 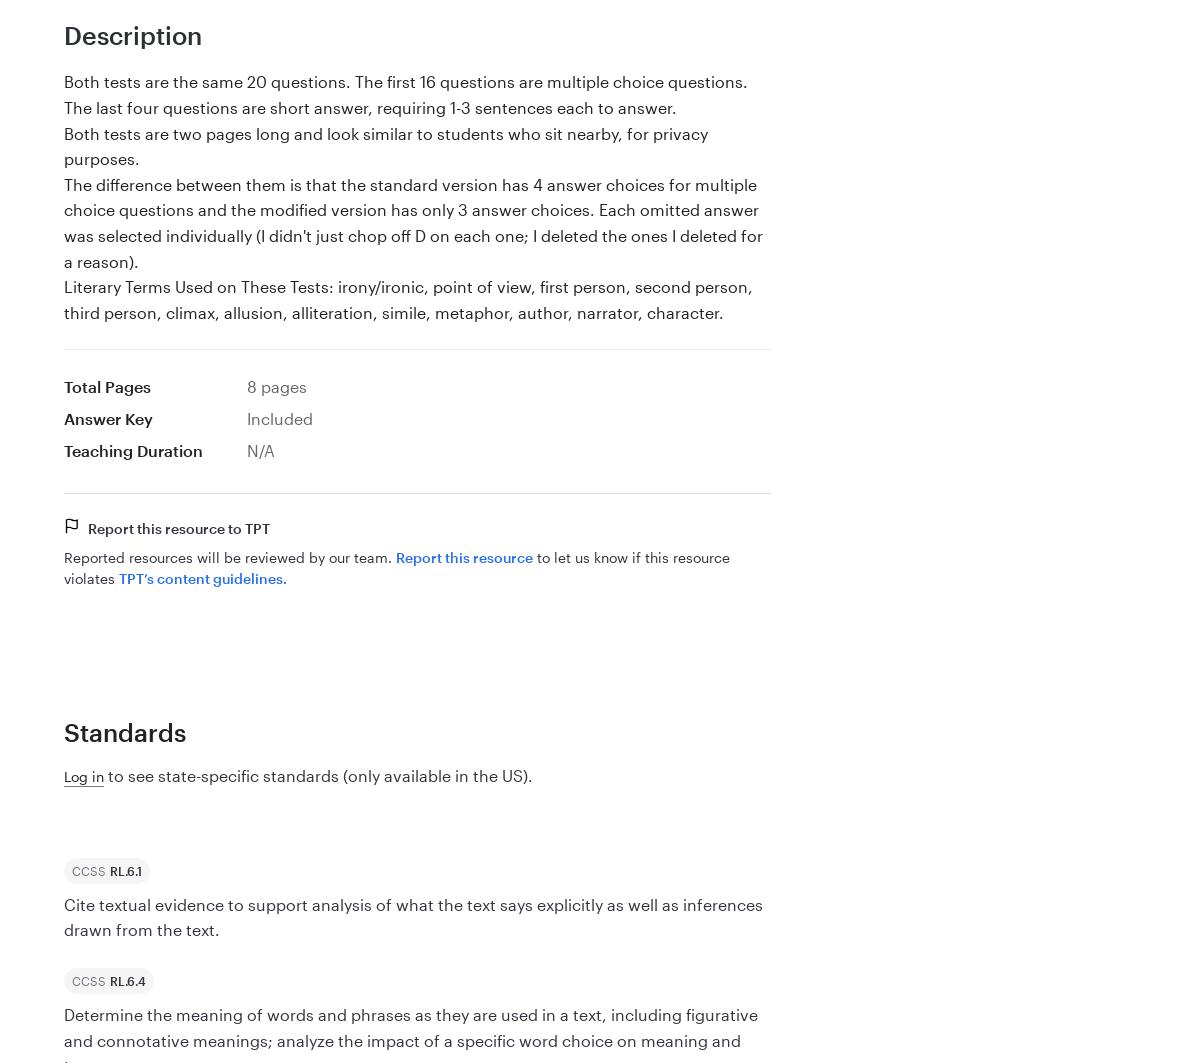 I want to click on 'Both tests are two pages long and look similar to students who sit nearby, for privacy purposes.', so click(x=63, y=145).